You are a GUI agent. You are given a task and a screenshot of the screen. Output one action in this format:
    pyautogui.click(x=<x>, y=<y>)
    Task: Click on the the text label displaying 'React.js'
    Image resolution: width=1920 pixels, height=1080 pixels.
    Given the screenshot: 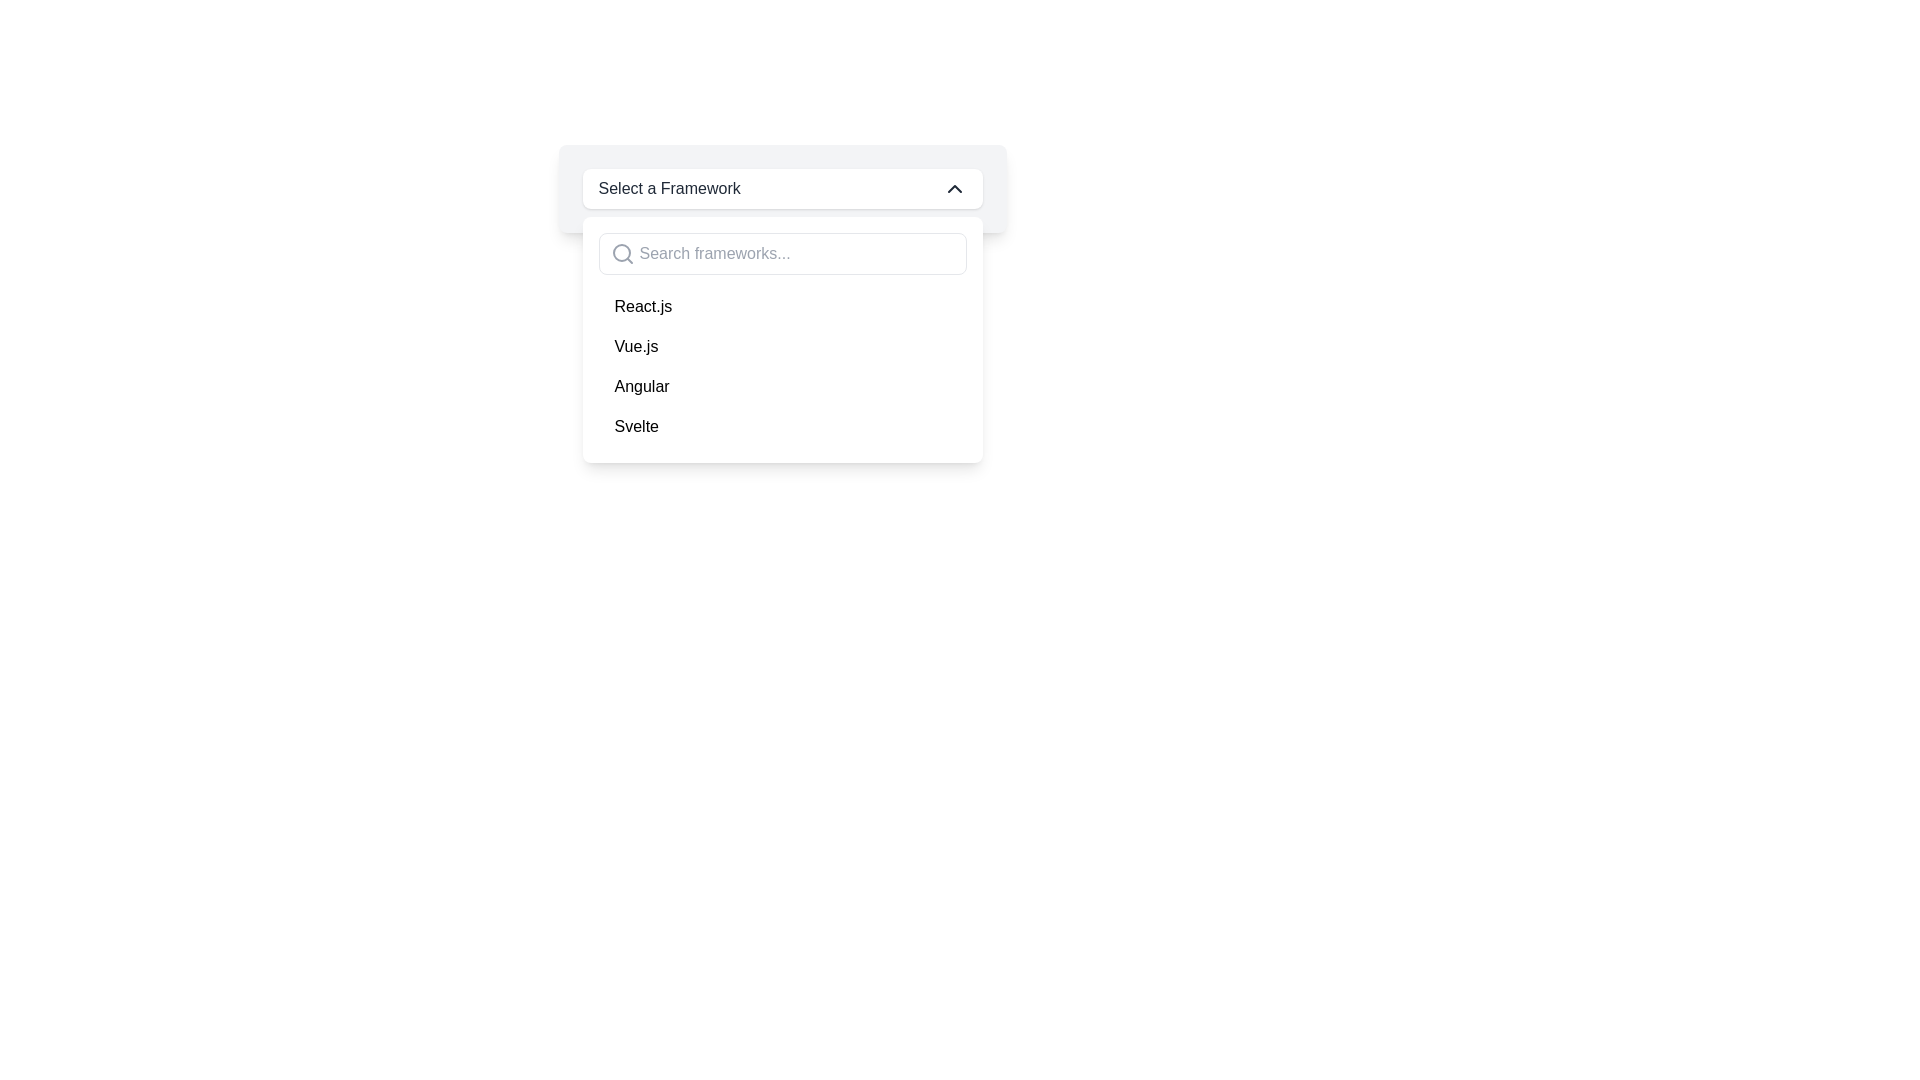 What is the action you would take?
    pyautogui.click(x=643, y=307)
    